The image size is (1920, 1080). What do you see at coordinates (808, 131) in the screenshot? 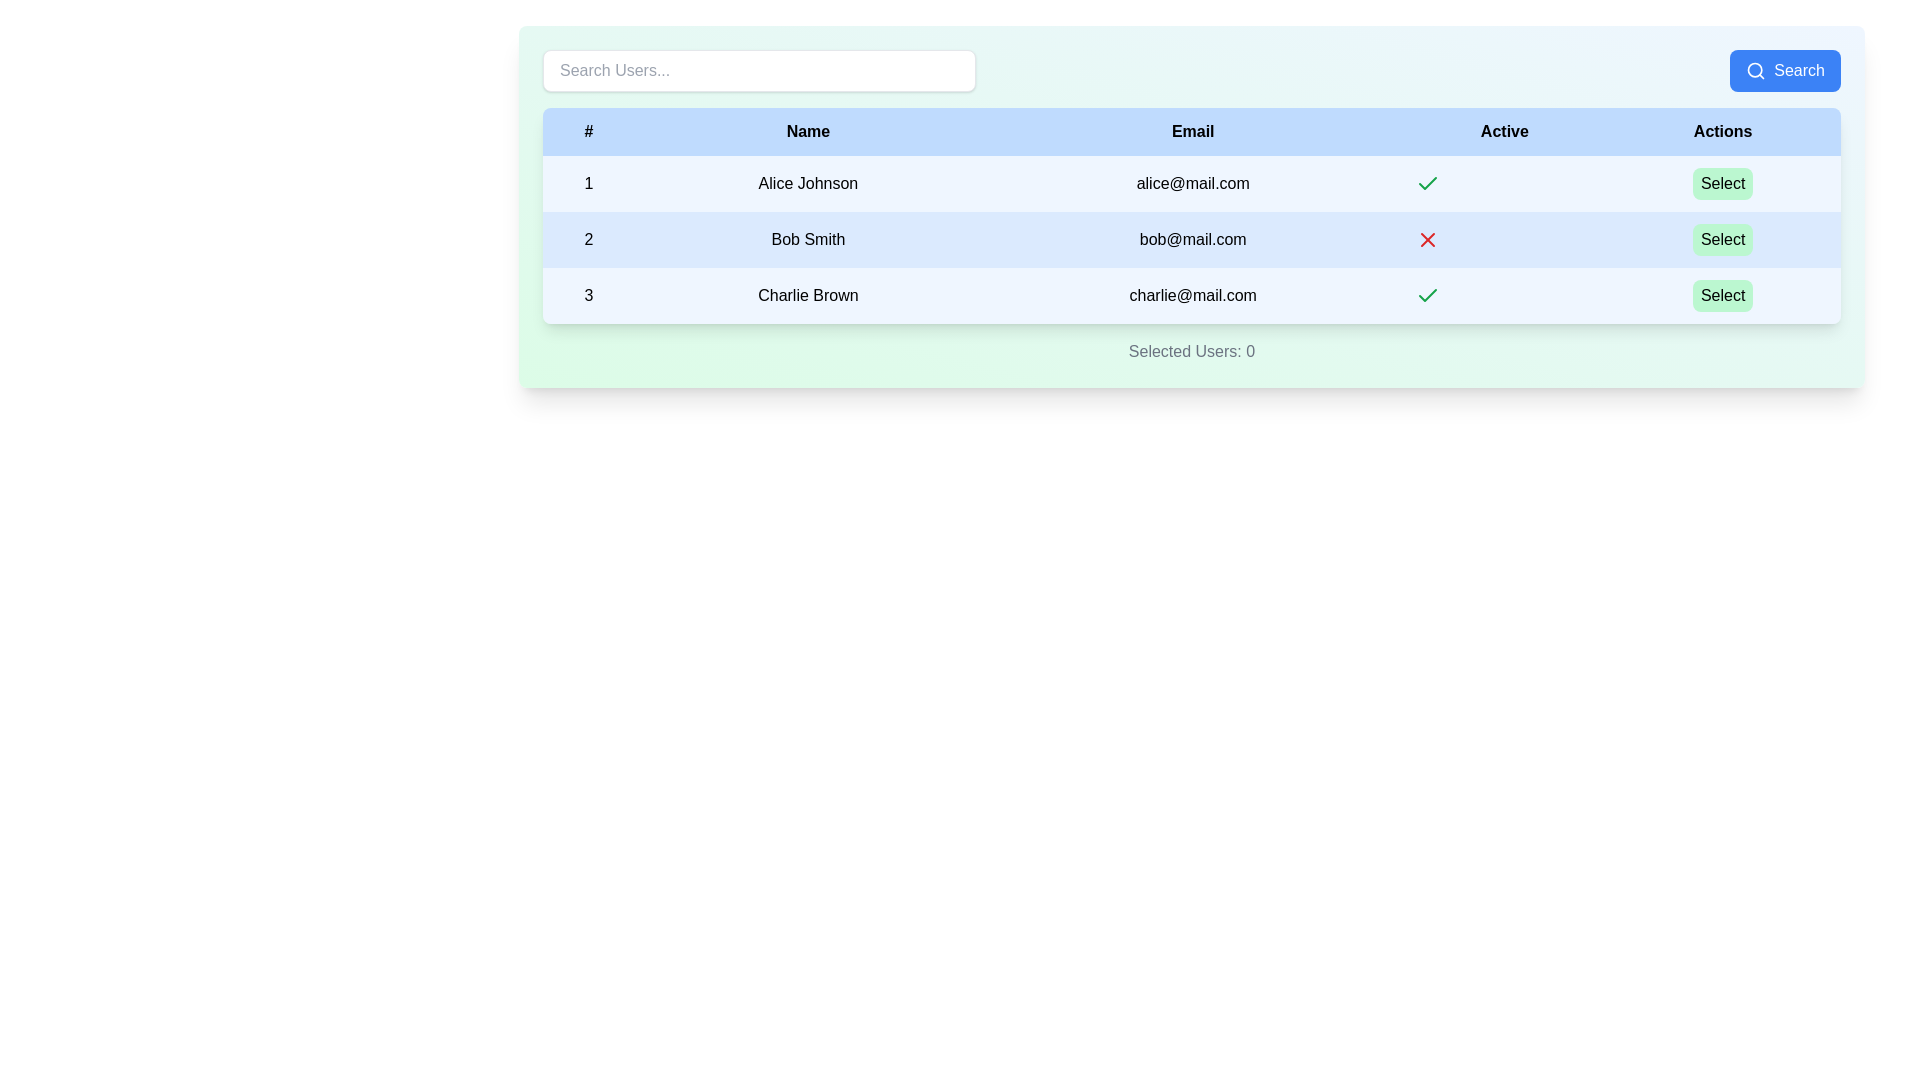
I see `the text label displaying 'Name' in bold black font, which is positioned on a light blue background in the header row of the table interface` at bounding box center [808, 131].